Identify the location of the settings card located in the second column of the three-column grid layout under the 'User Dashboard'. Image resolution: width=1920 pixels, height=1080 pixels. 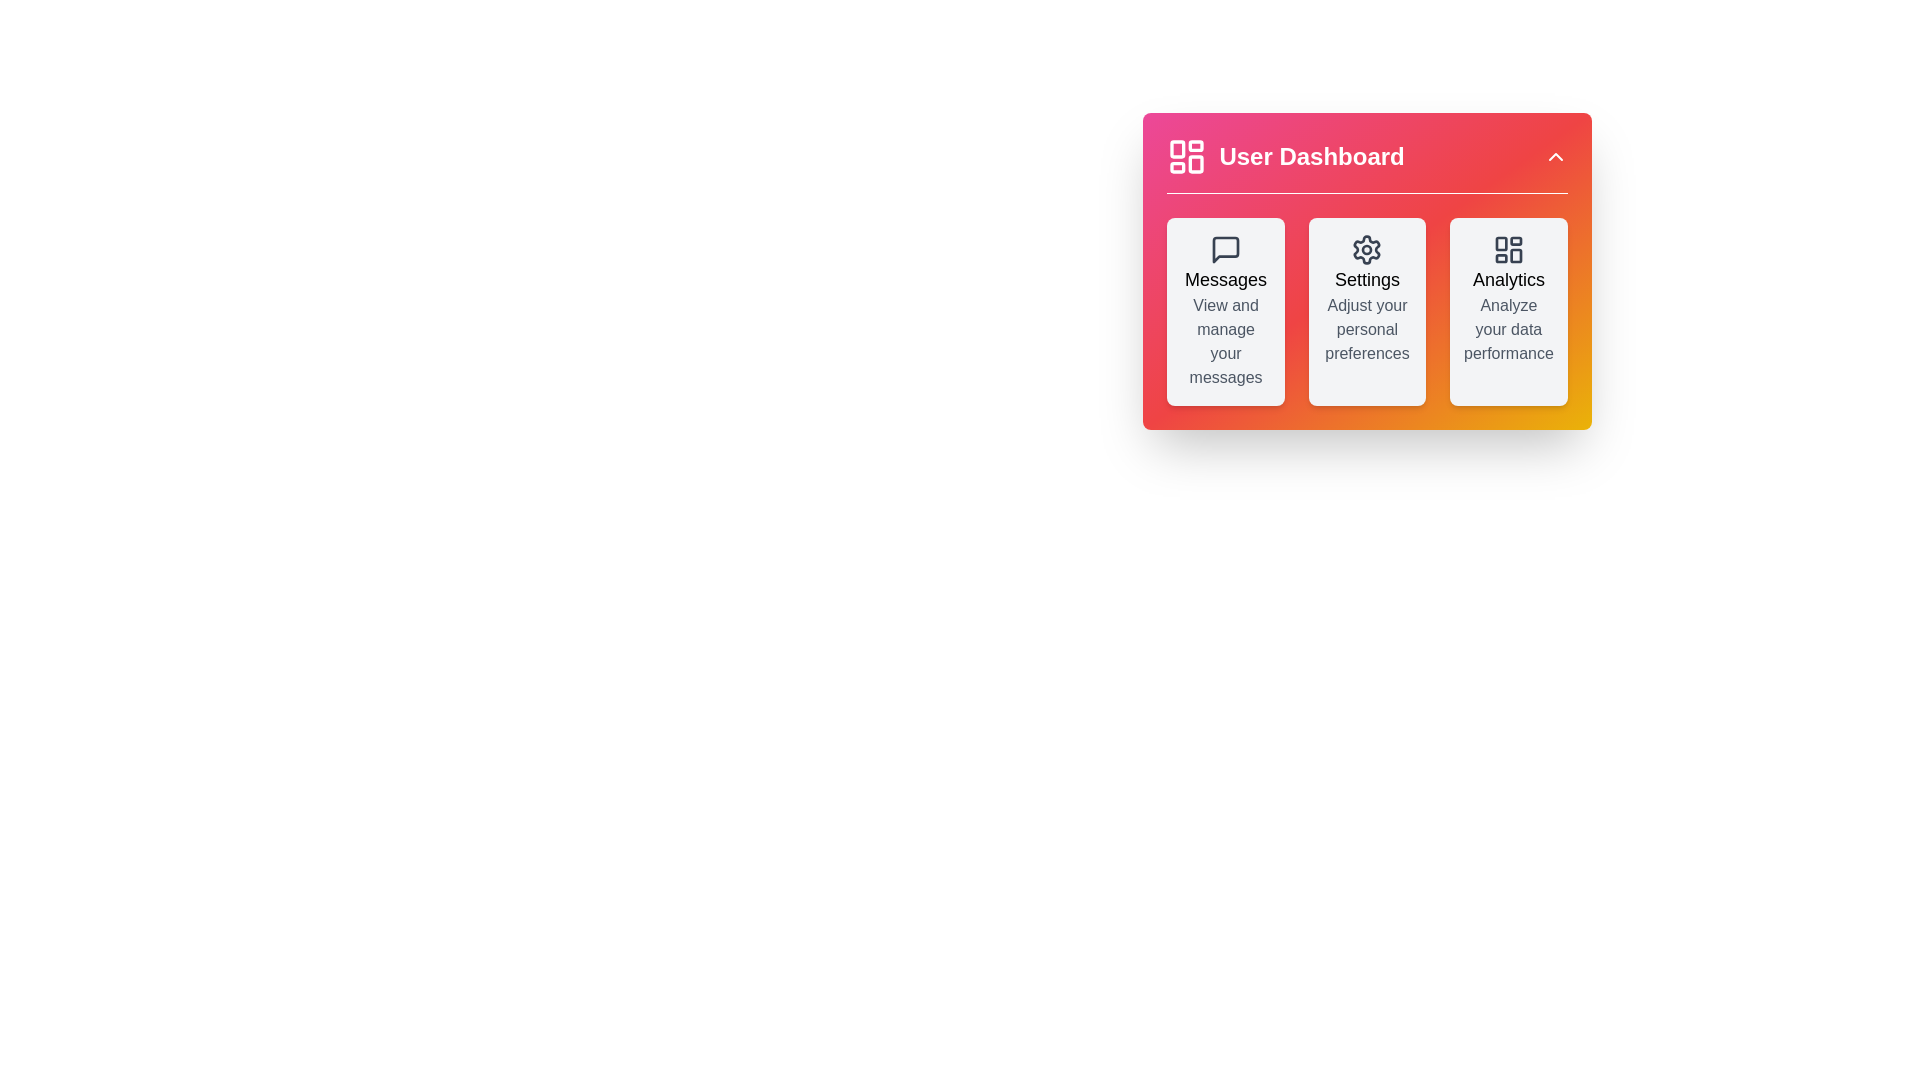
(1366, 271).